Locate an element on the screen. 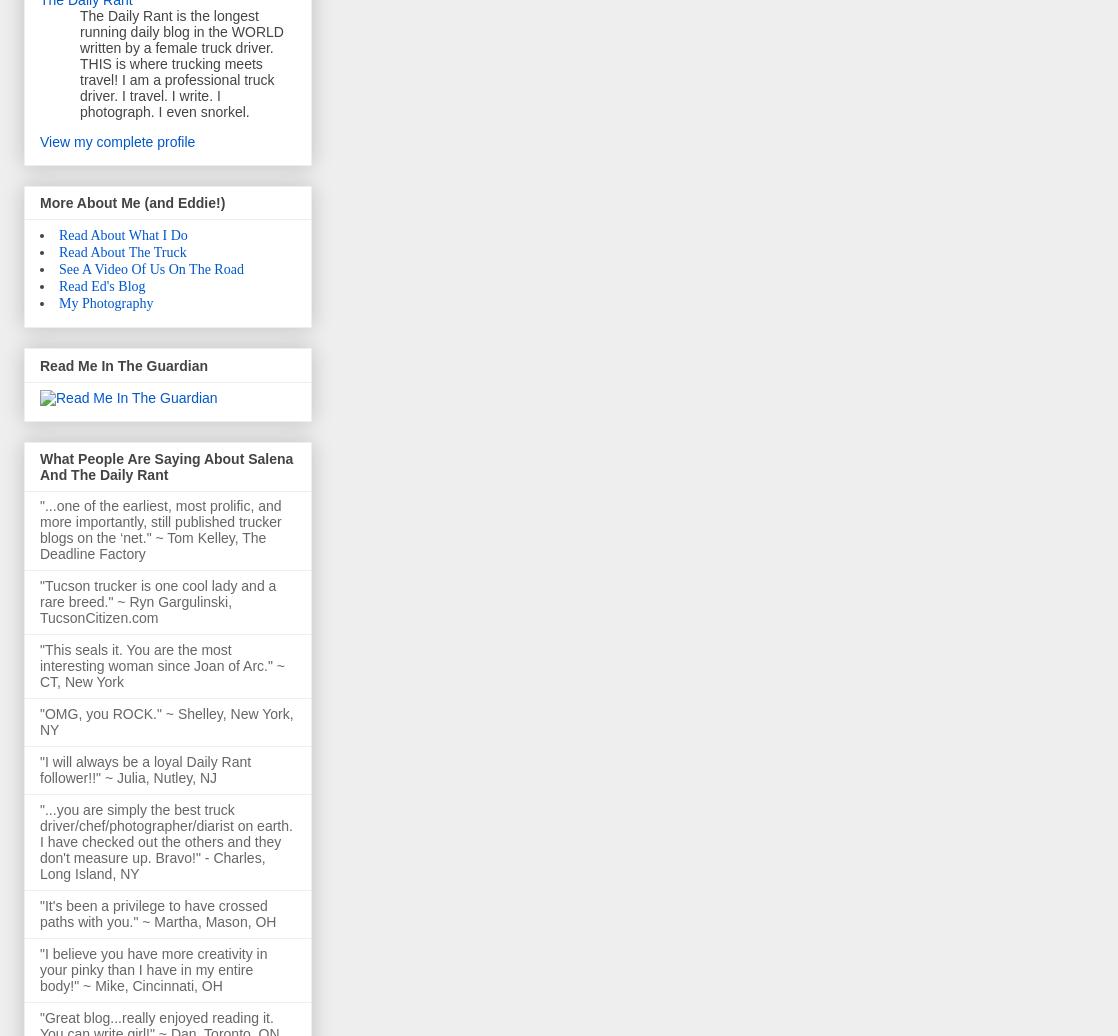  'The Daily Rant is the longest running daily blog in the WORLD written by a female truck driver.  THIS is where trucking meets travel!  I am a professional truck driver. I travel. I write. I photograph. I even snorkel.' is located at coordinates (181, 62).